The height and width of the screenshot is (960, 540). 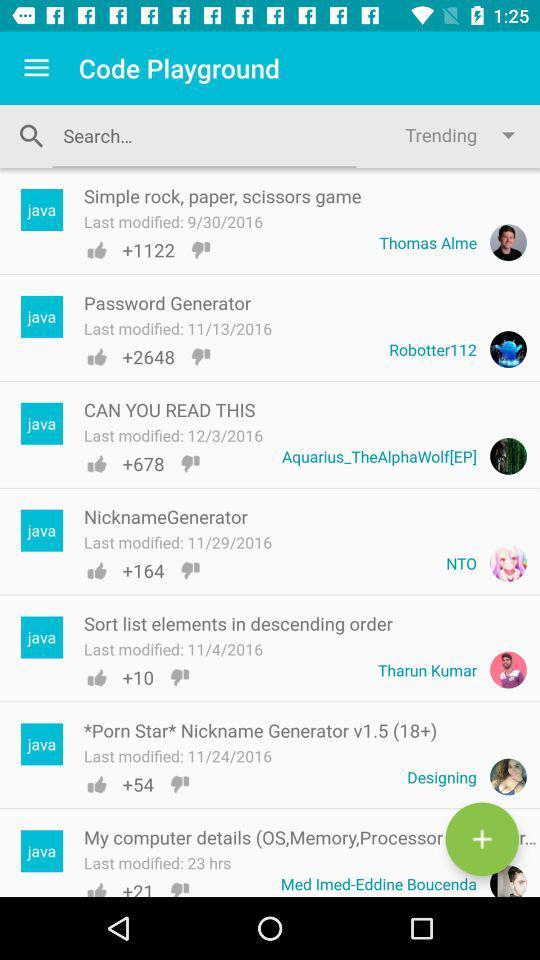 What do you see at coordinates (481, 839) in the screenshot?
I see `another entry` at bounding box center [481, 839].